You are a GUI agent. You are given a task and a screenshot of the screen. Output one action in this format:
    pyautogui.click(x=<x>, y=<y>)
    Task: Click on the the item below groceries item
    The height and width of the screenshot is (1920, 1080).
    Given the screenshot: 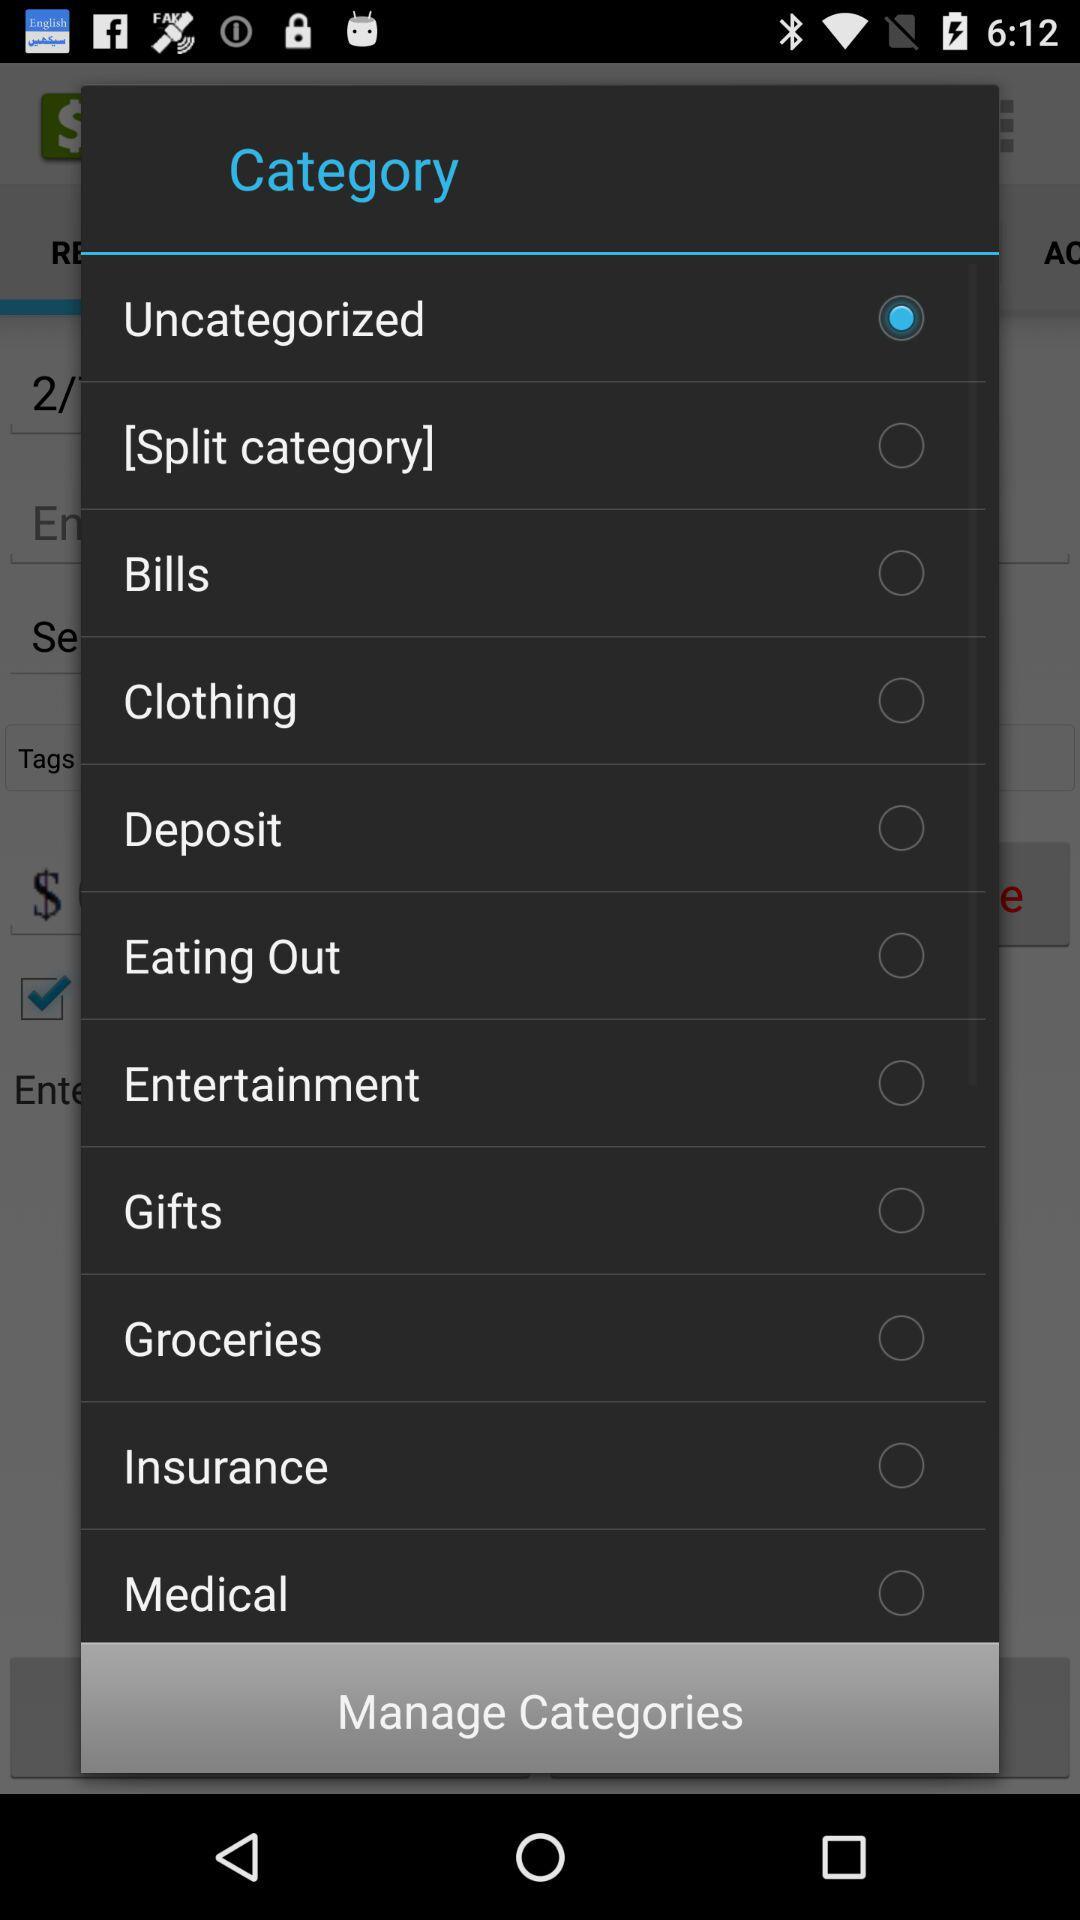 What is the action you would take?
    pyautogui.click(x=532, y=1465)
    